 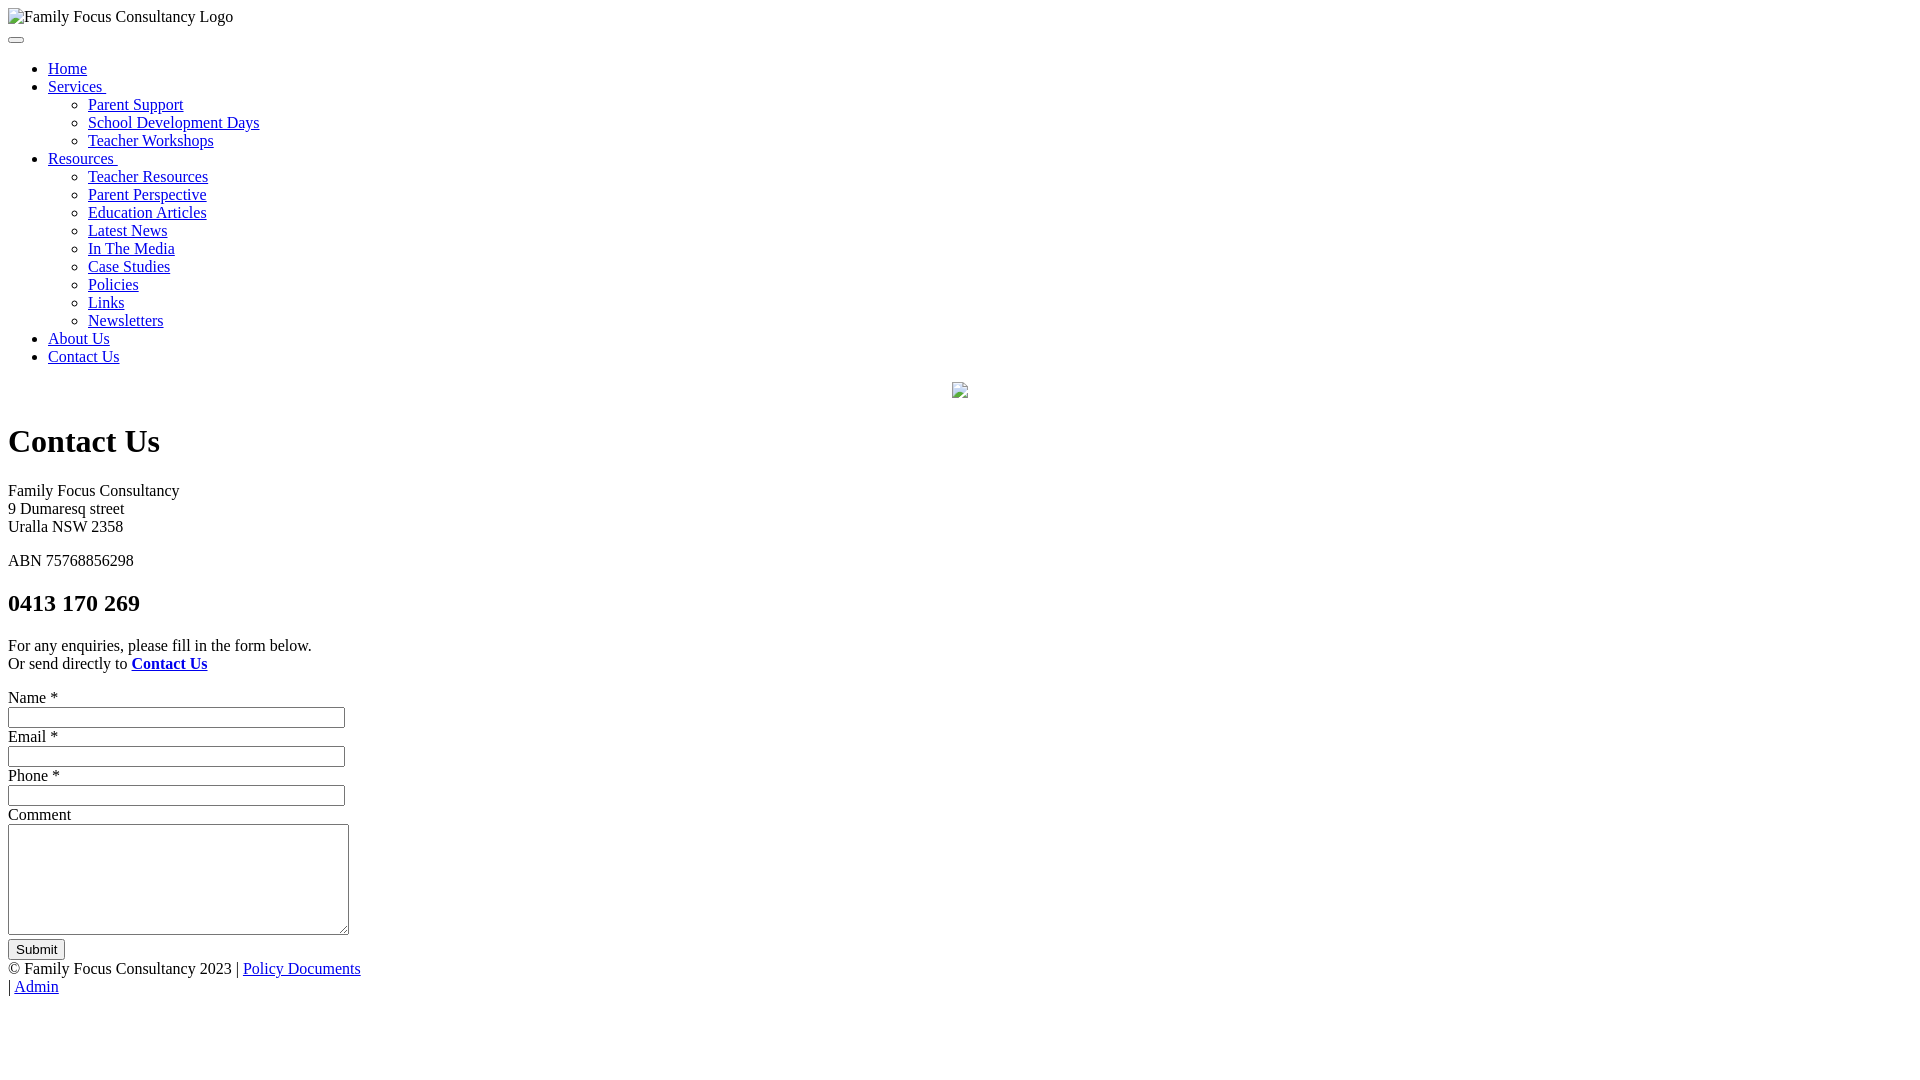 I want to click on 'Case Studies', so click(x=128, y=265).